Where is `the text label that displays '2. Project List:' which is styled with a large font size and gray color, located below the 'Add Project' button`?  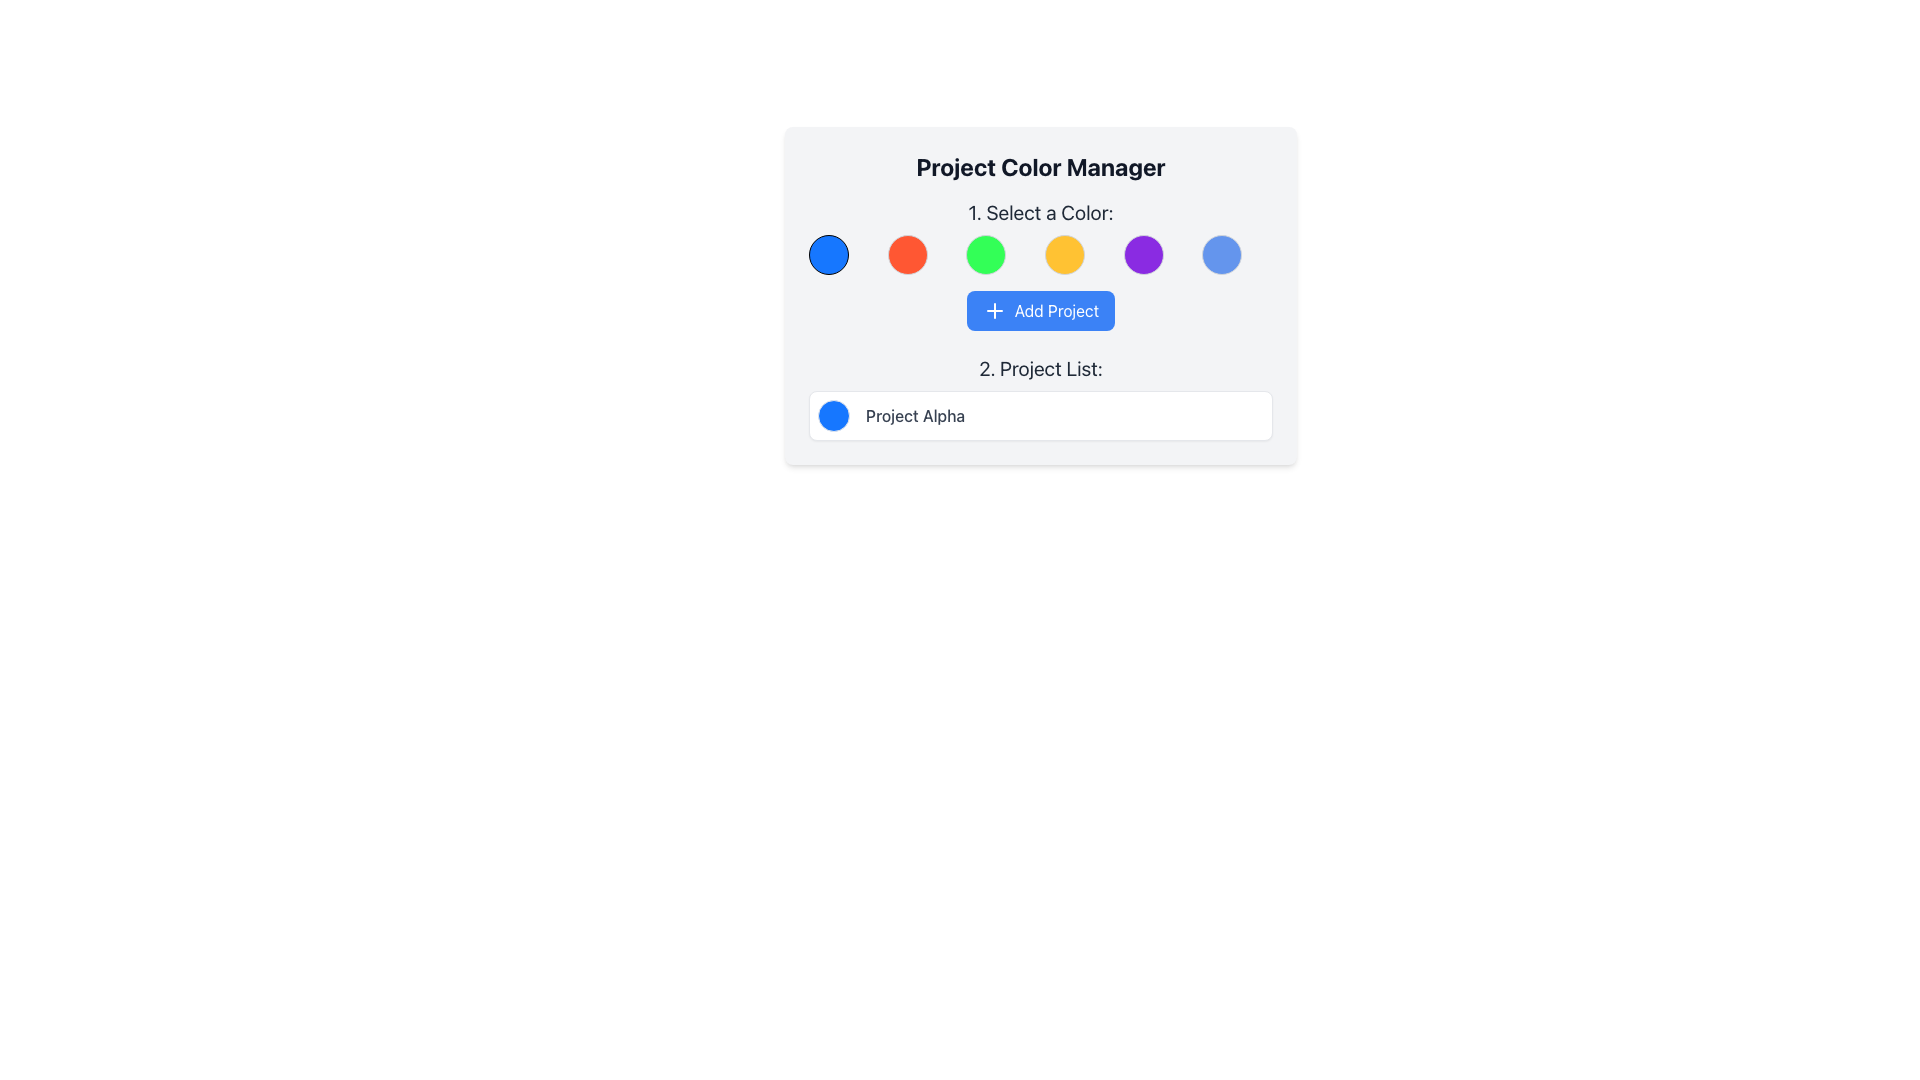 the text label that displays '2. Project List:' which is styled with a large font size and gray color, located below the 'Add Project' button is located at coordinates (1040, 369).